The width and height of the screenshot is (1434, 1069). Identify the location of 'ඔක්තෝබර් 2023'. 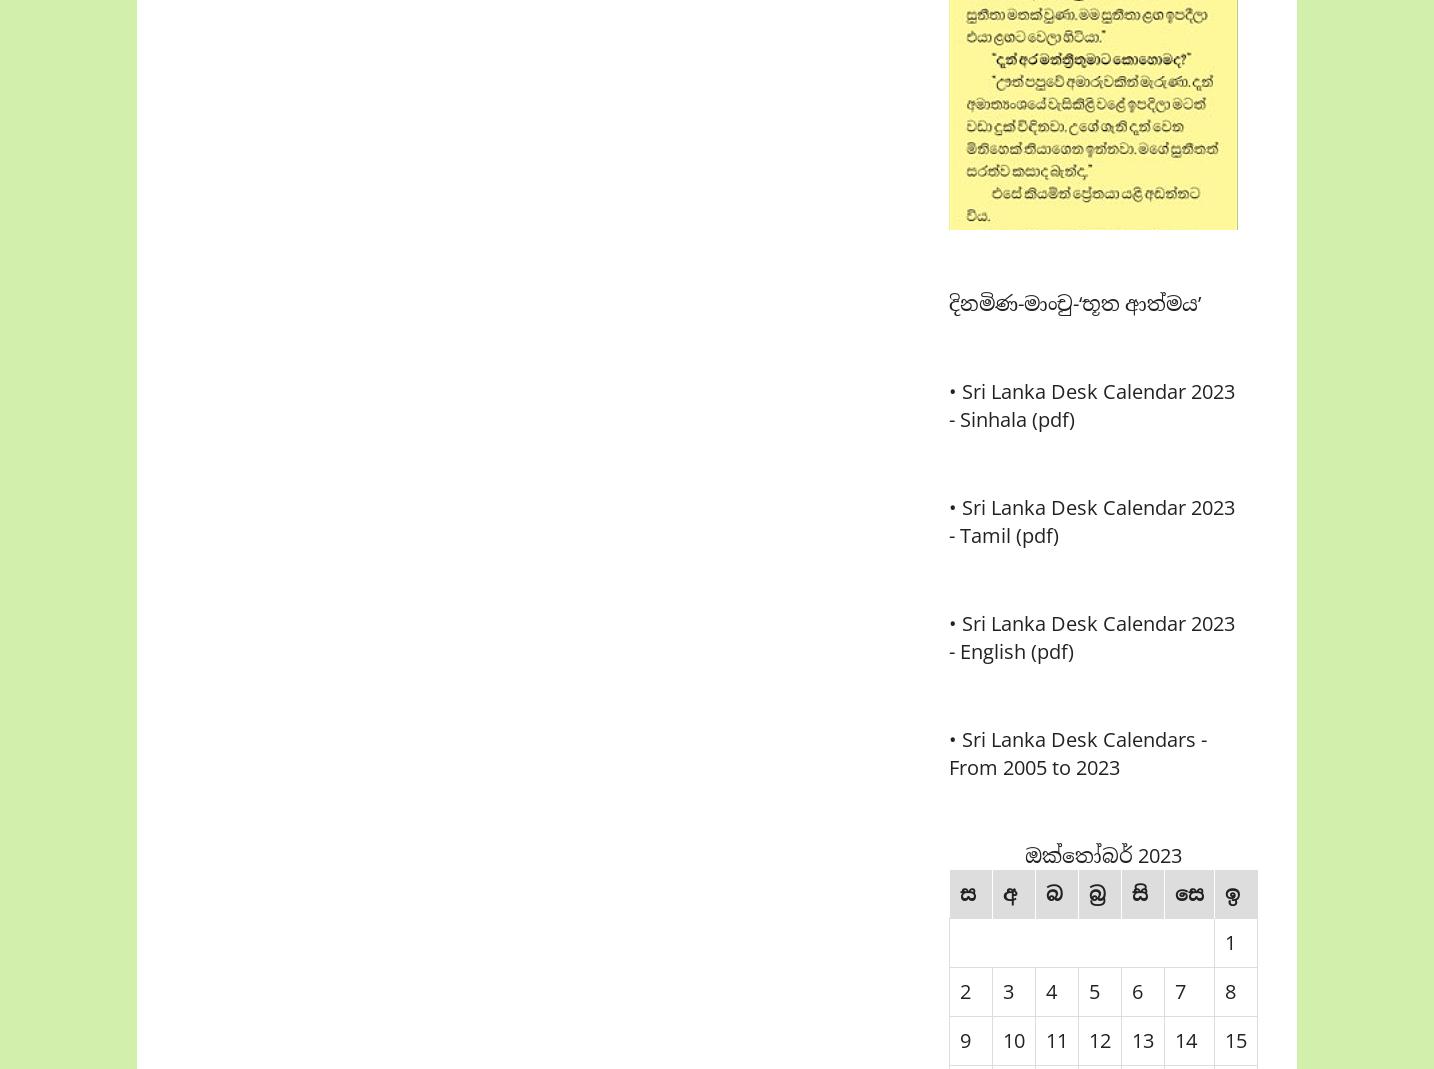
(1103, 855).